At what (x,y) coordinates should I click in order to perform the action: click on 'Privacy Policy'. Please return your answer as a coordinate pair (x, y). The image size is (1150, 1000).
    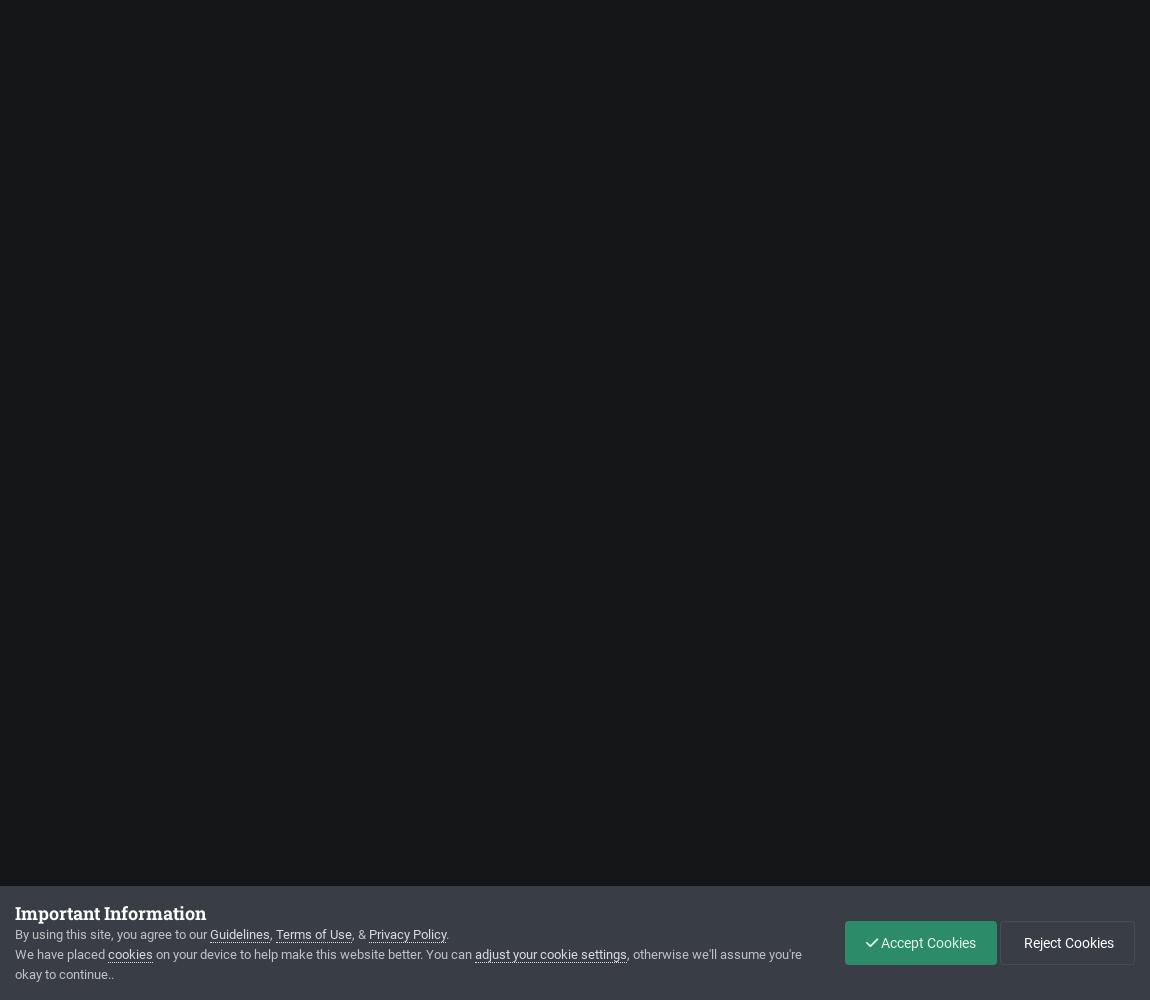
    Looking at the image, I should click on (407, 934).